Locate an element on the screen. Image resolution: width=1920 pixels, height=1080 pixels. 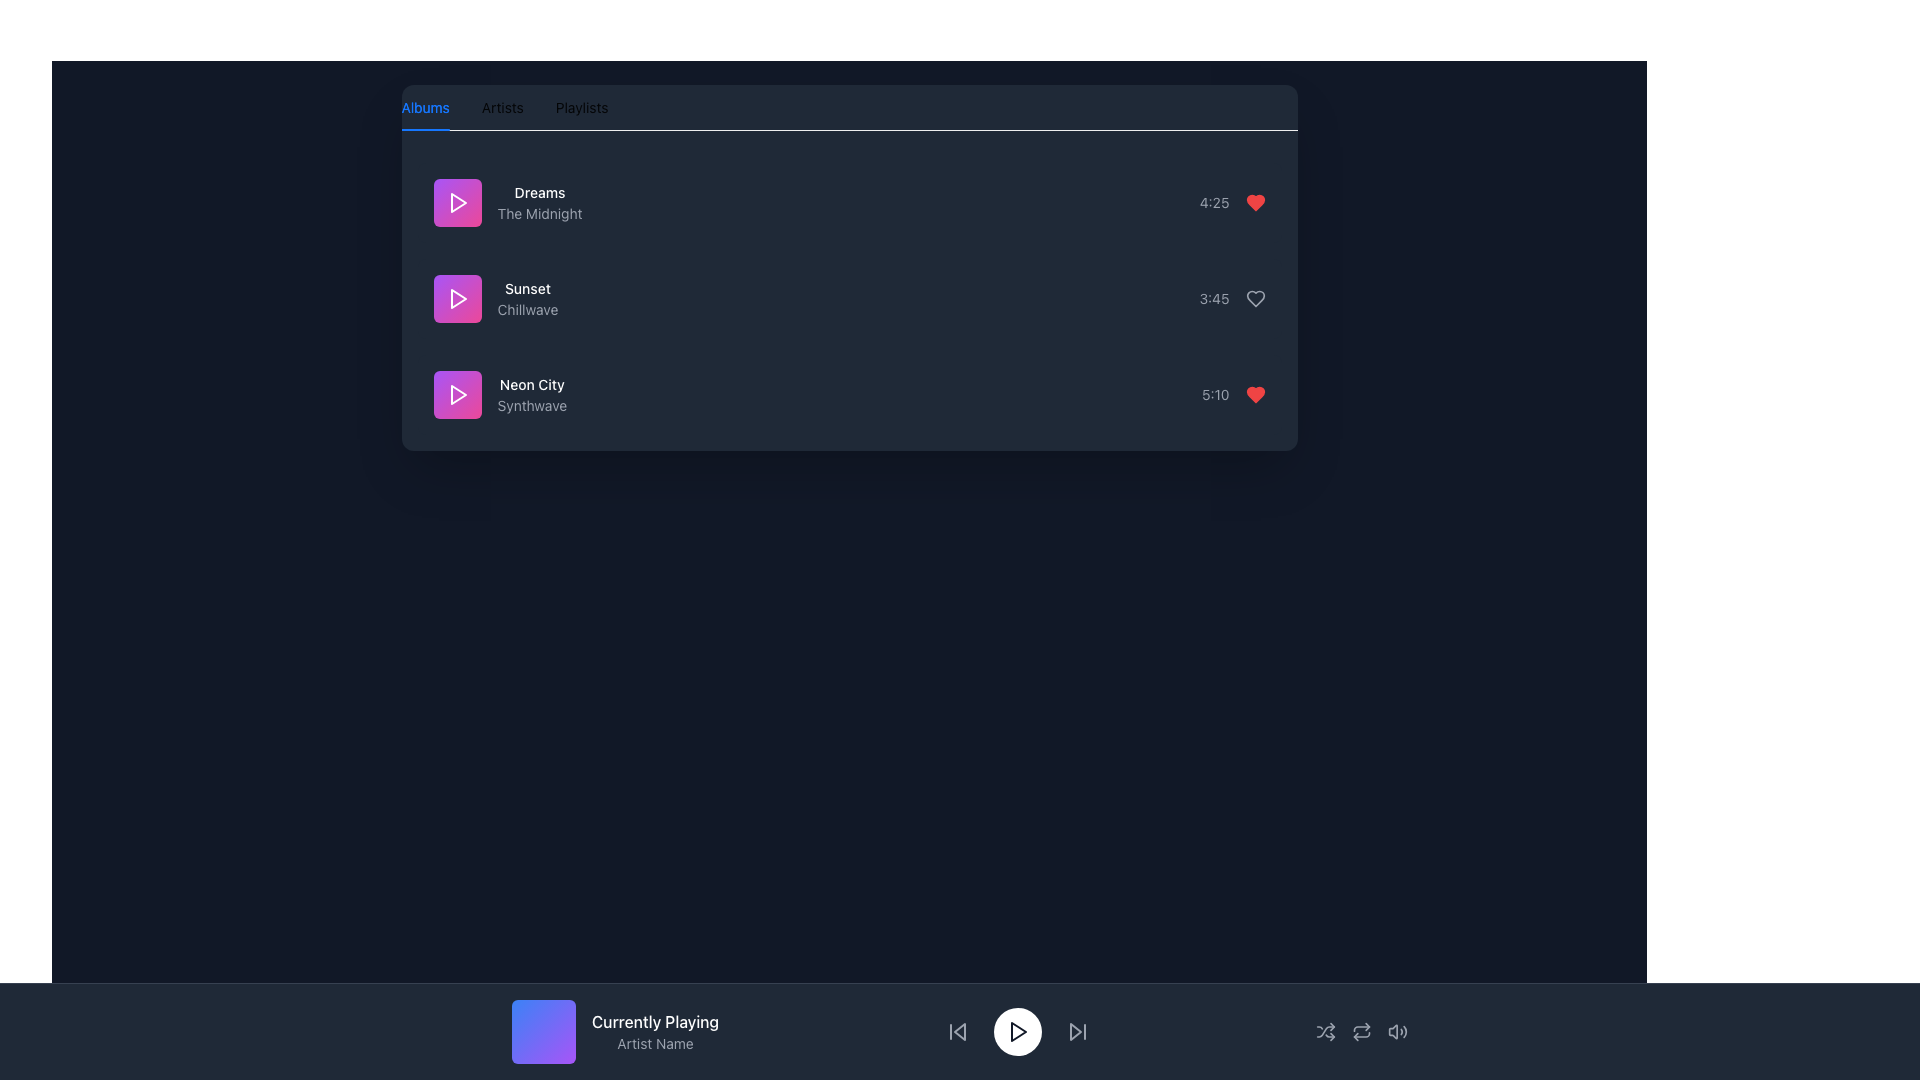
the second item in the playlist, which has a gradient play button and displays the text 'Sunset' in white and 'Chillwave' in gray is located at coordinates (495, 299).